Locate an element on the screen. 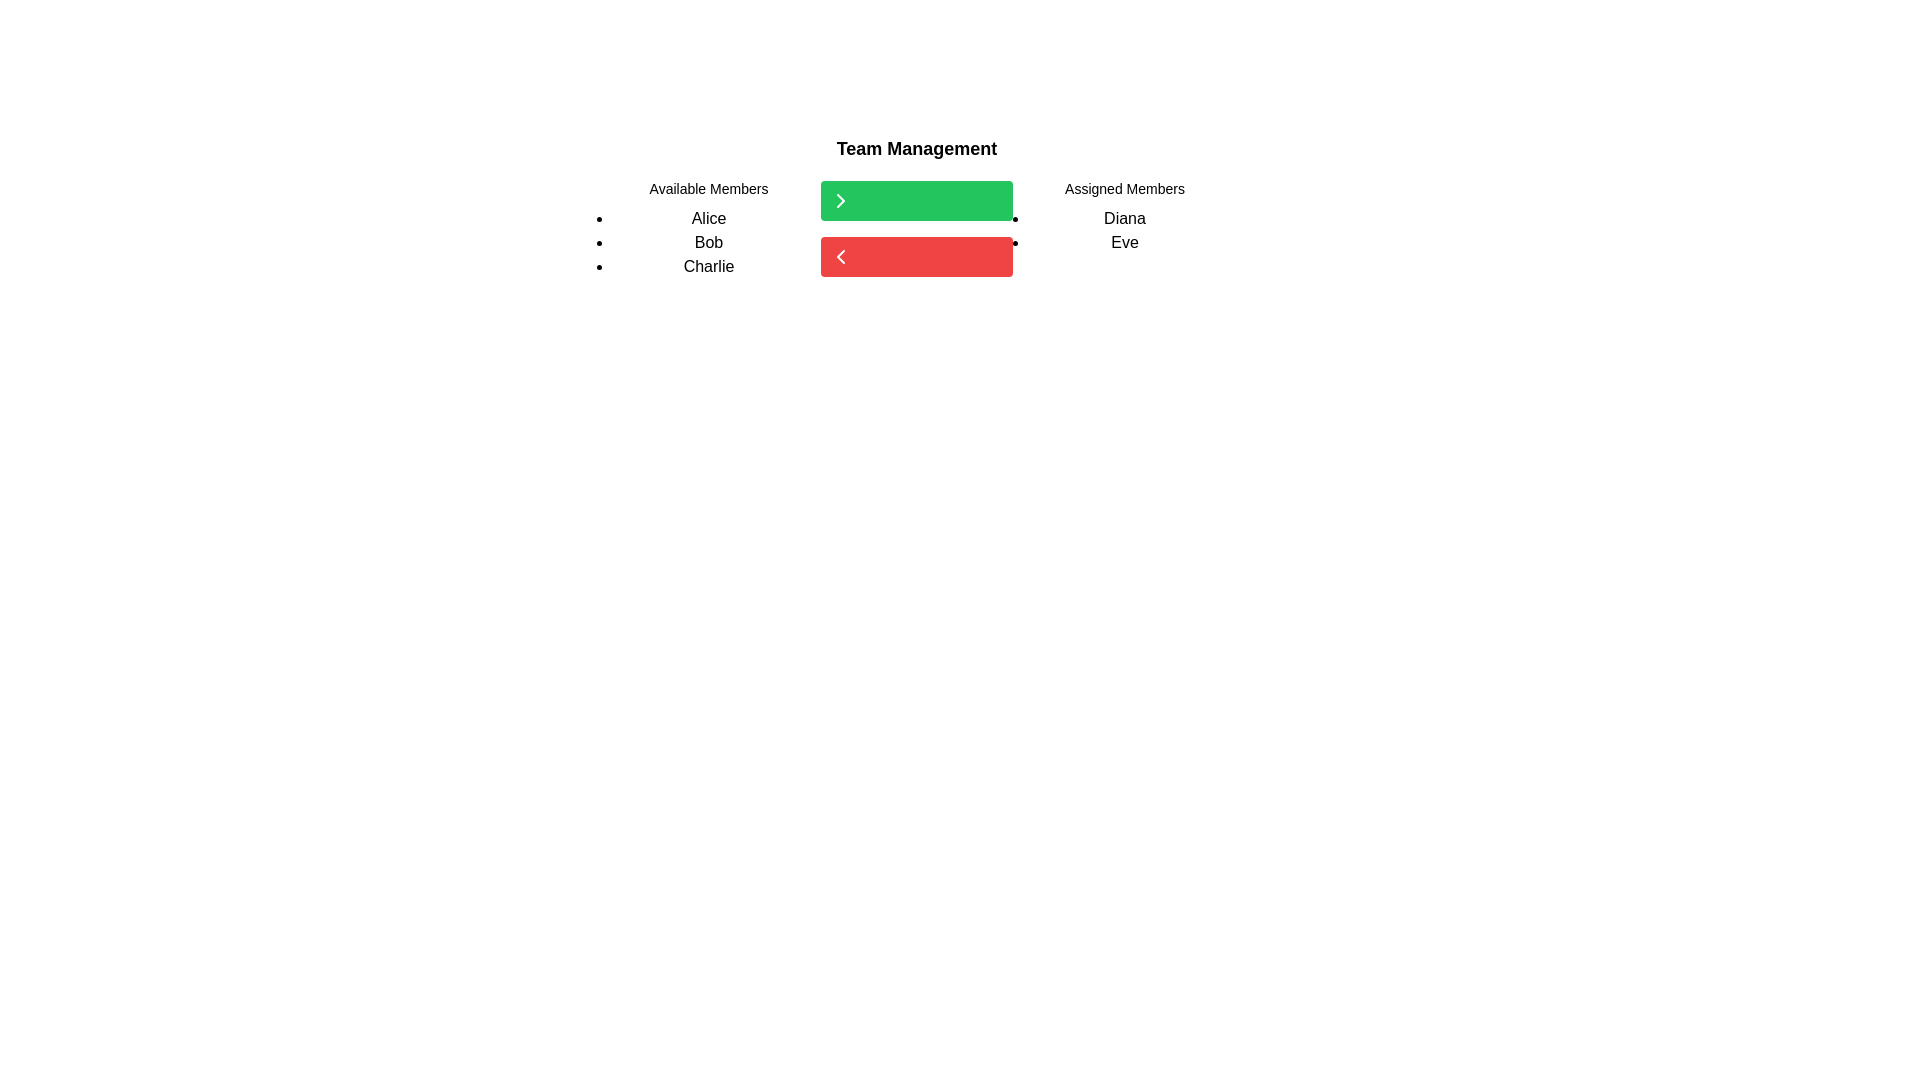  the text label 'Eve' located in the 'Assigned Members' column under 'Team Management', which is the second listed item below 'Diana' is located at coordinates (1124, 242).